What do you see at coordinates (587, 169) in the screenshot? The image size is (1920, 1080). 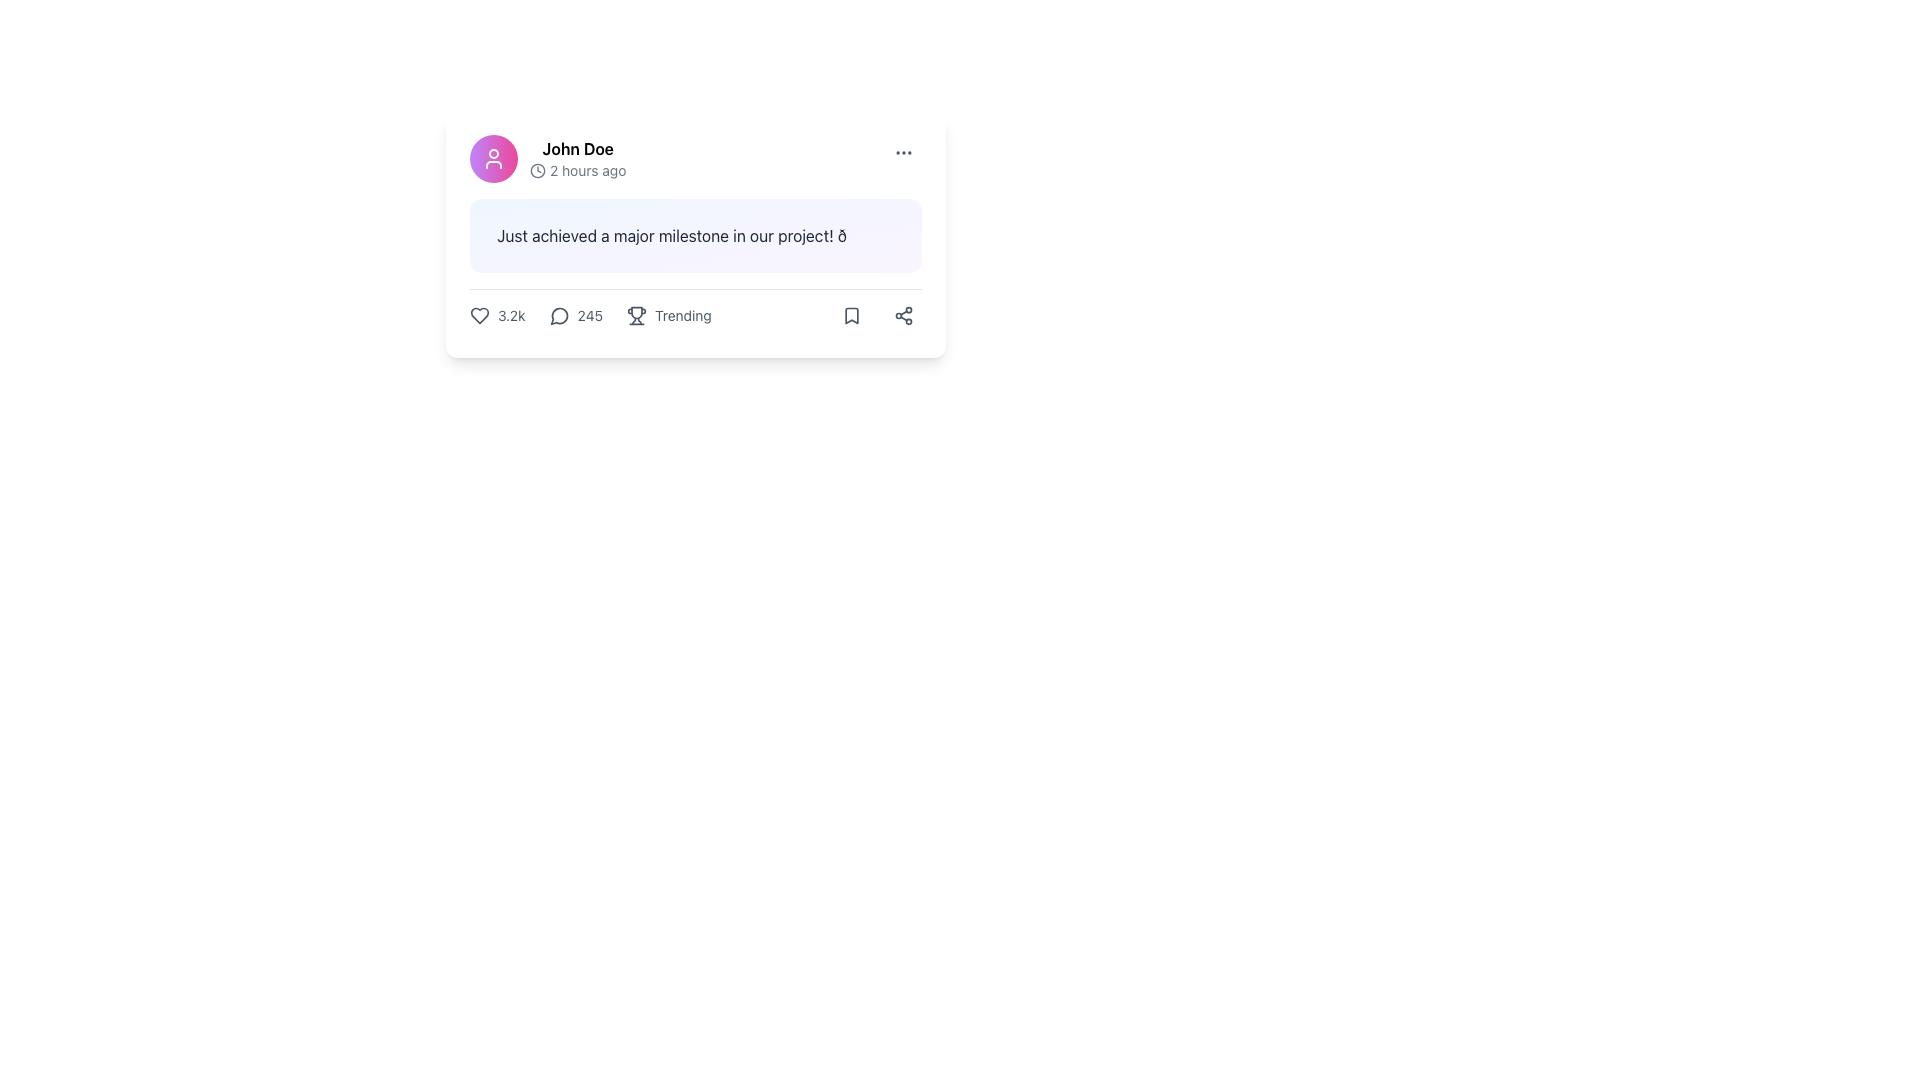 I see `static text that indicates the time when the post was created, located in the metadata section near the top left corner of the post, to the right of the clock icon and below the name 'John Doe'` at bounding box center [587, 169].